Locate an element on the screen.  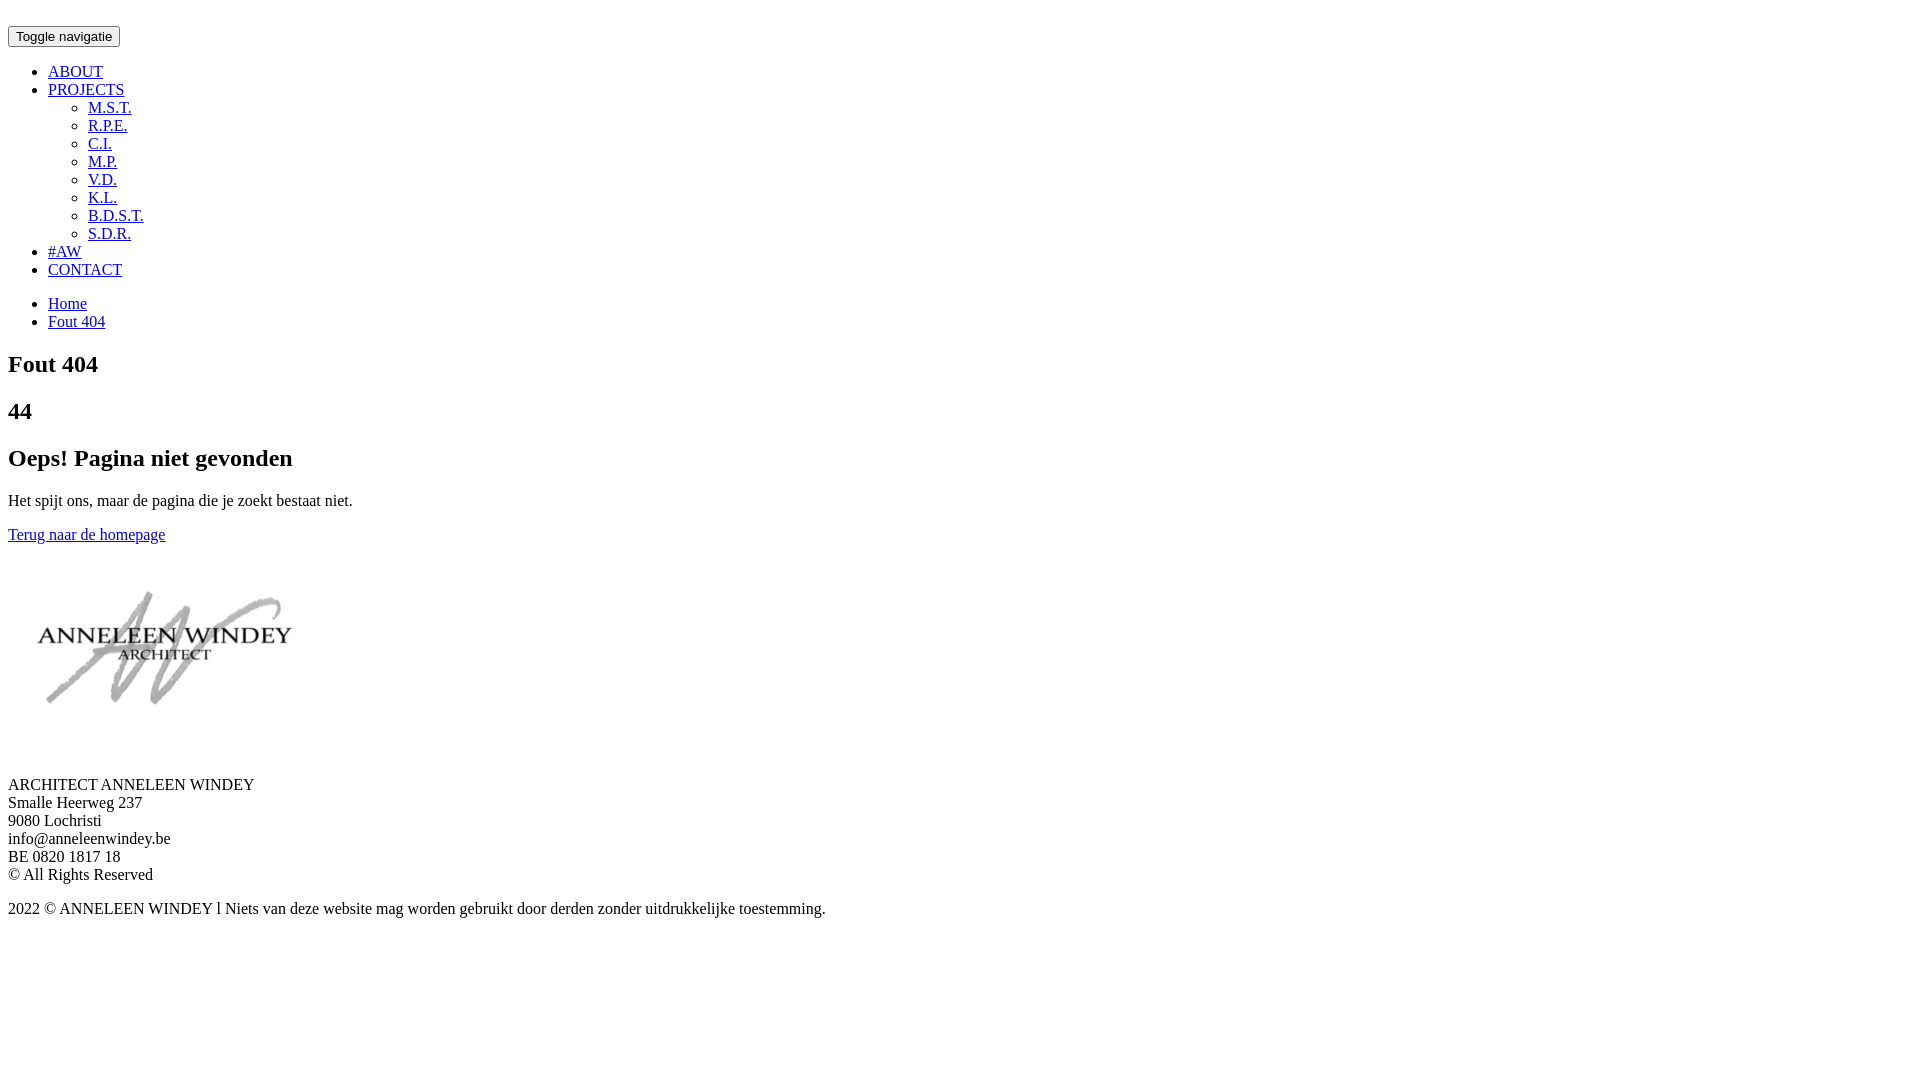
'#AW' is located at coordinates (64, 250).